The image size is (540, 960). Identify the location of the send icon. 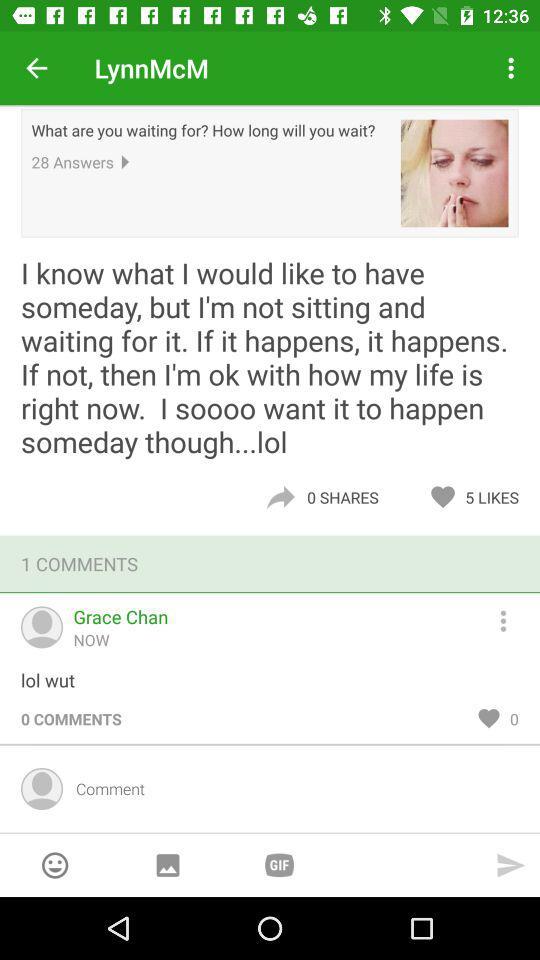
(511, 864).